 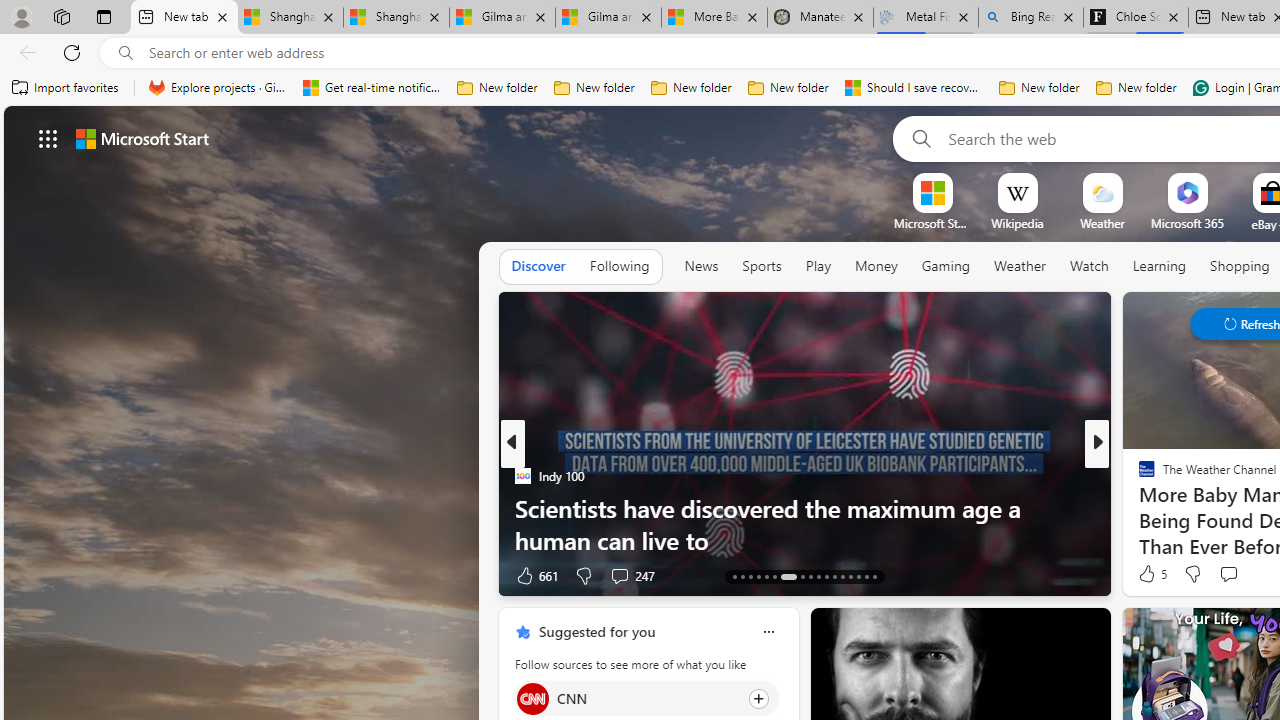 I want to click on 'AutomationID: tab-17', so click(x=765, y=577).